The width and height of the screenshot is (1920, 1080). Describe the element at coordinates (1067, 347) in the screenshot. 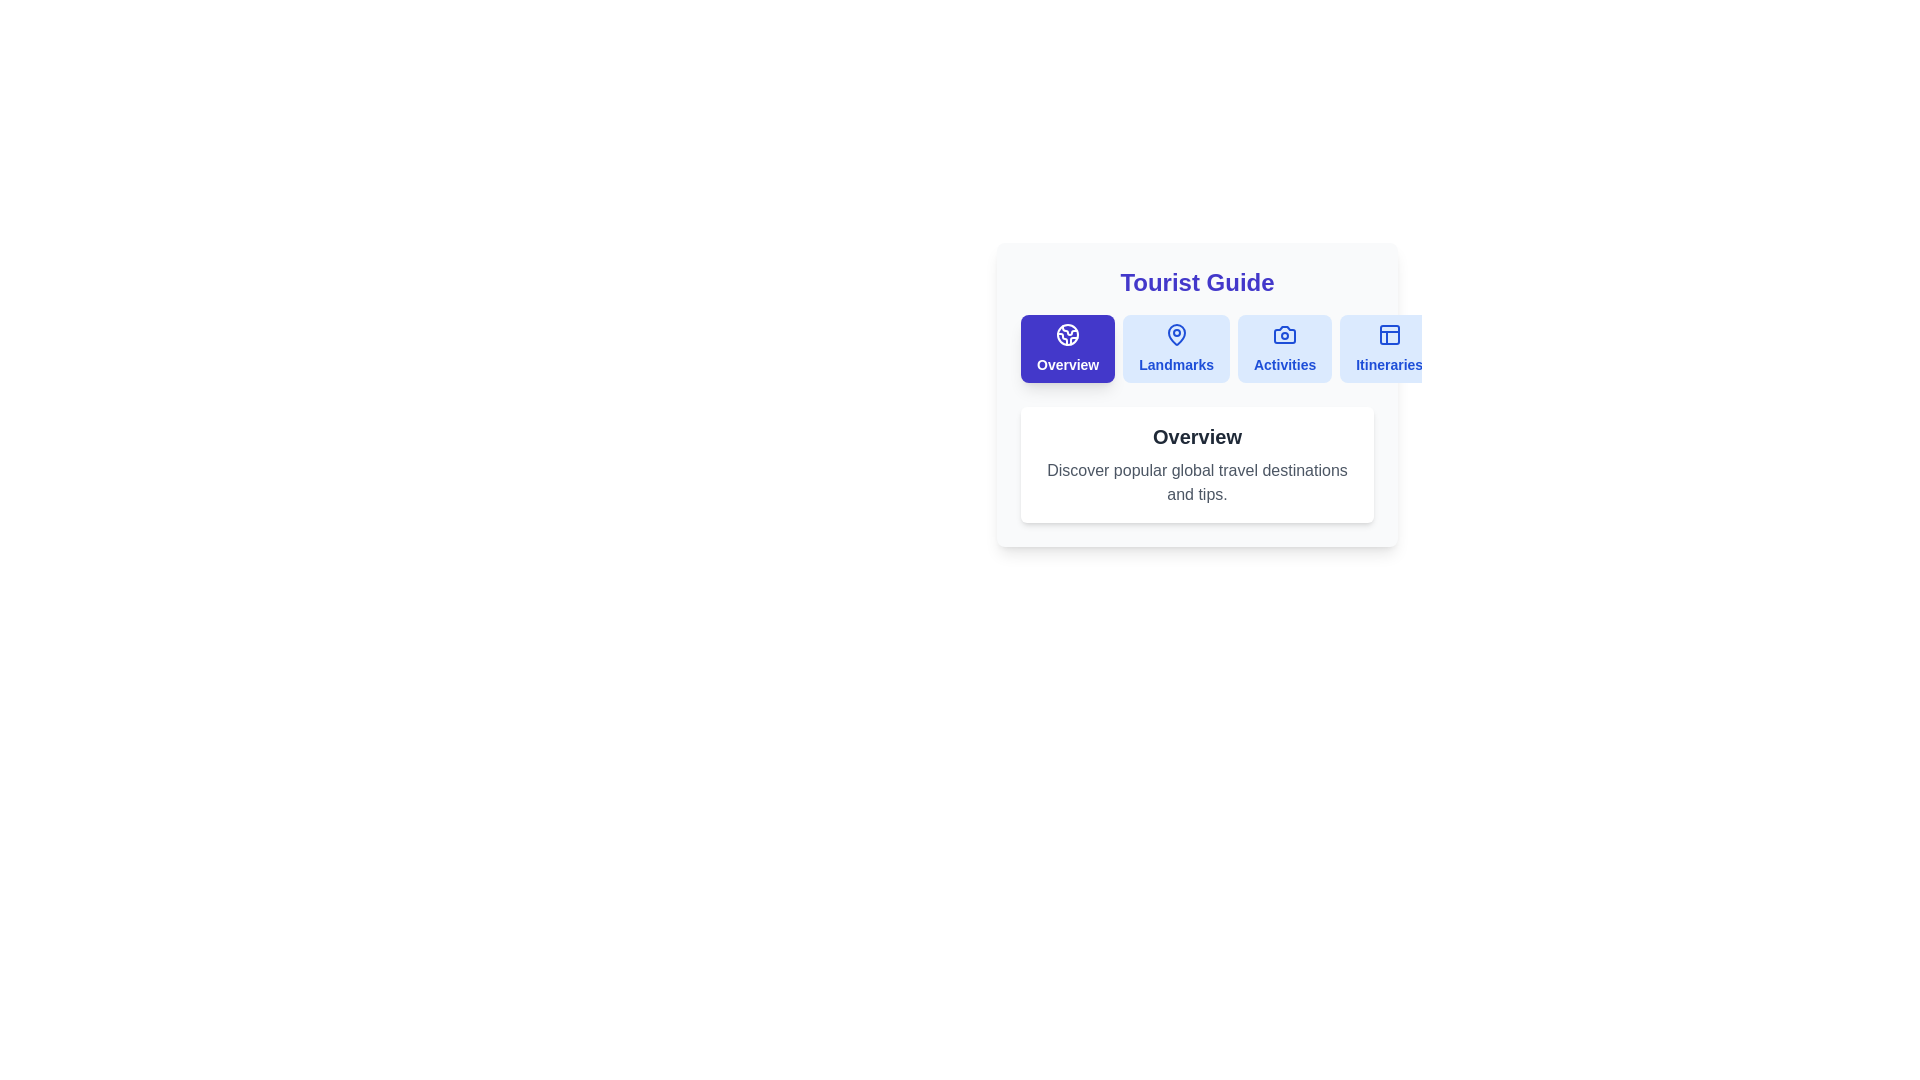

I see `the tab labeled Overview to inspect its icon and label` at that location.